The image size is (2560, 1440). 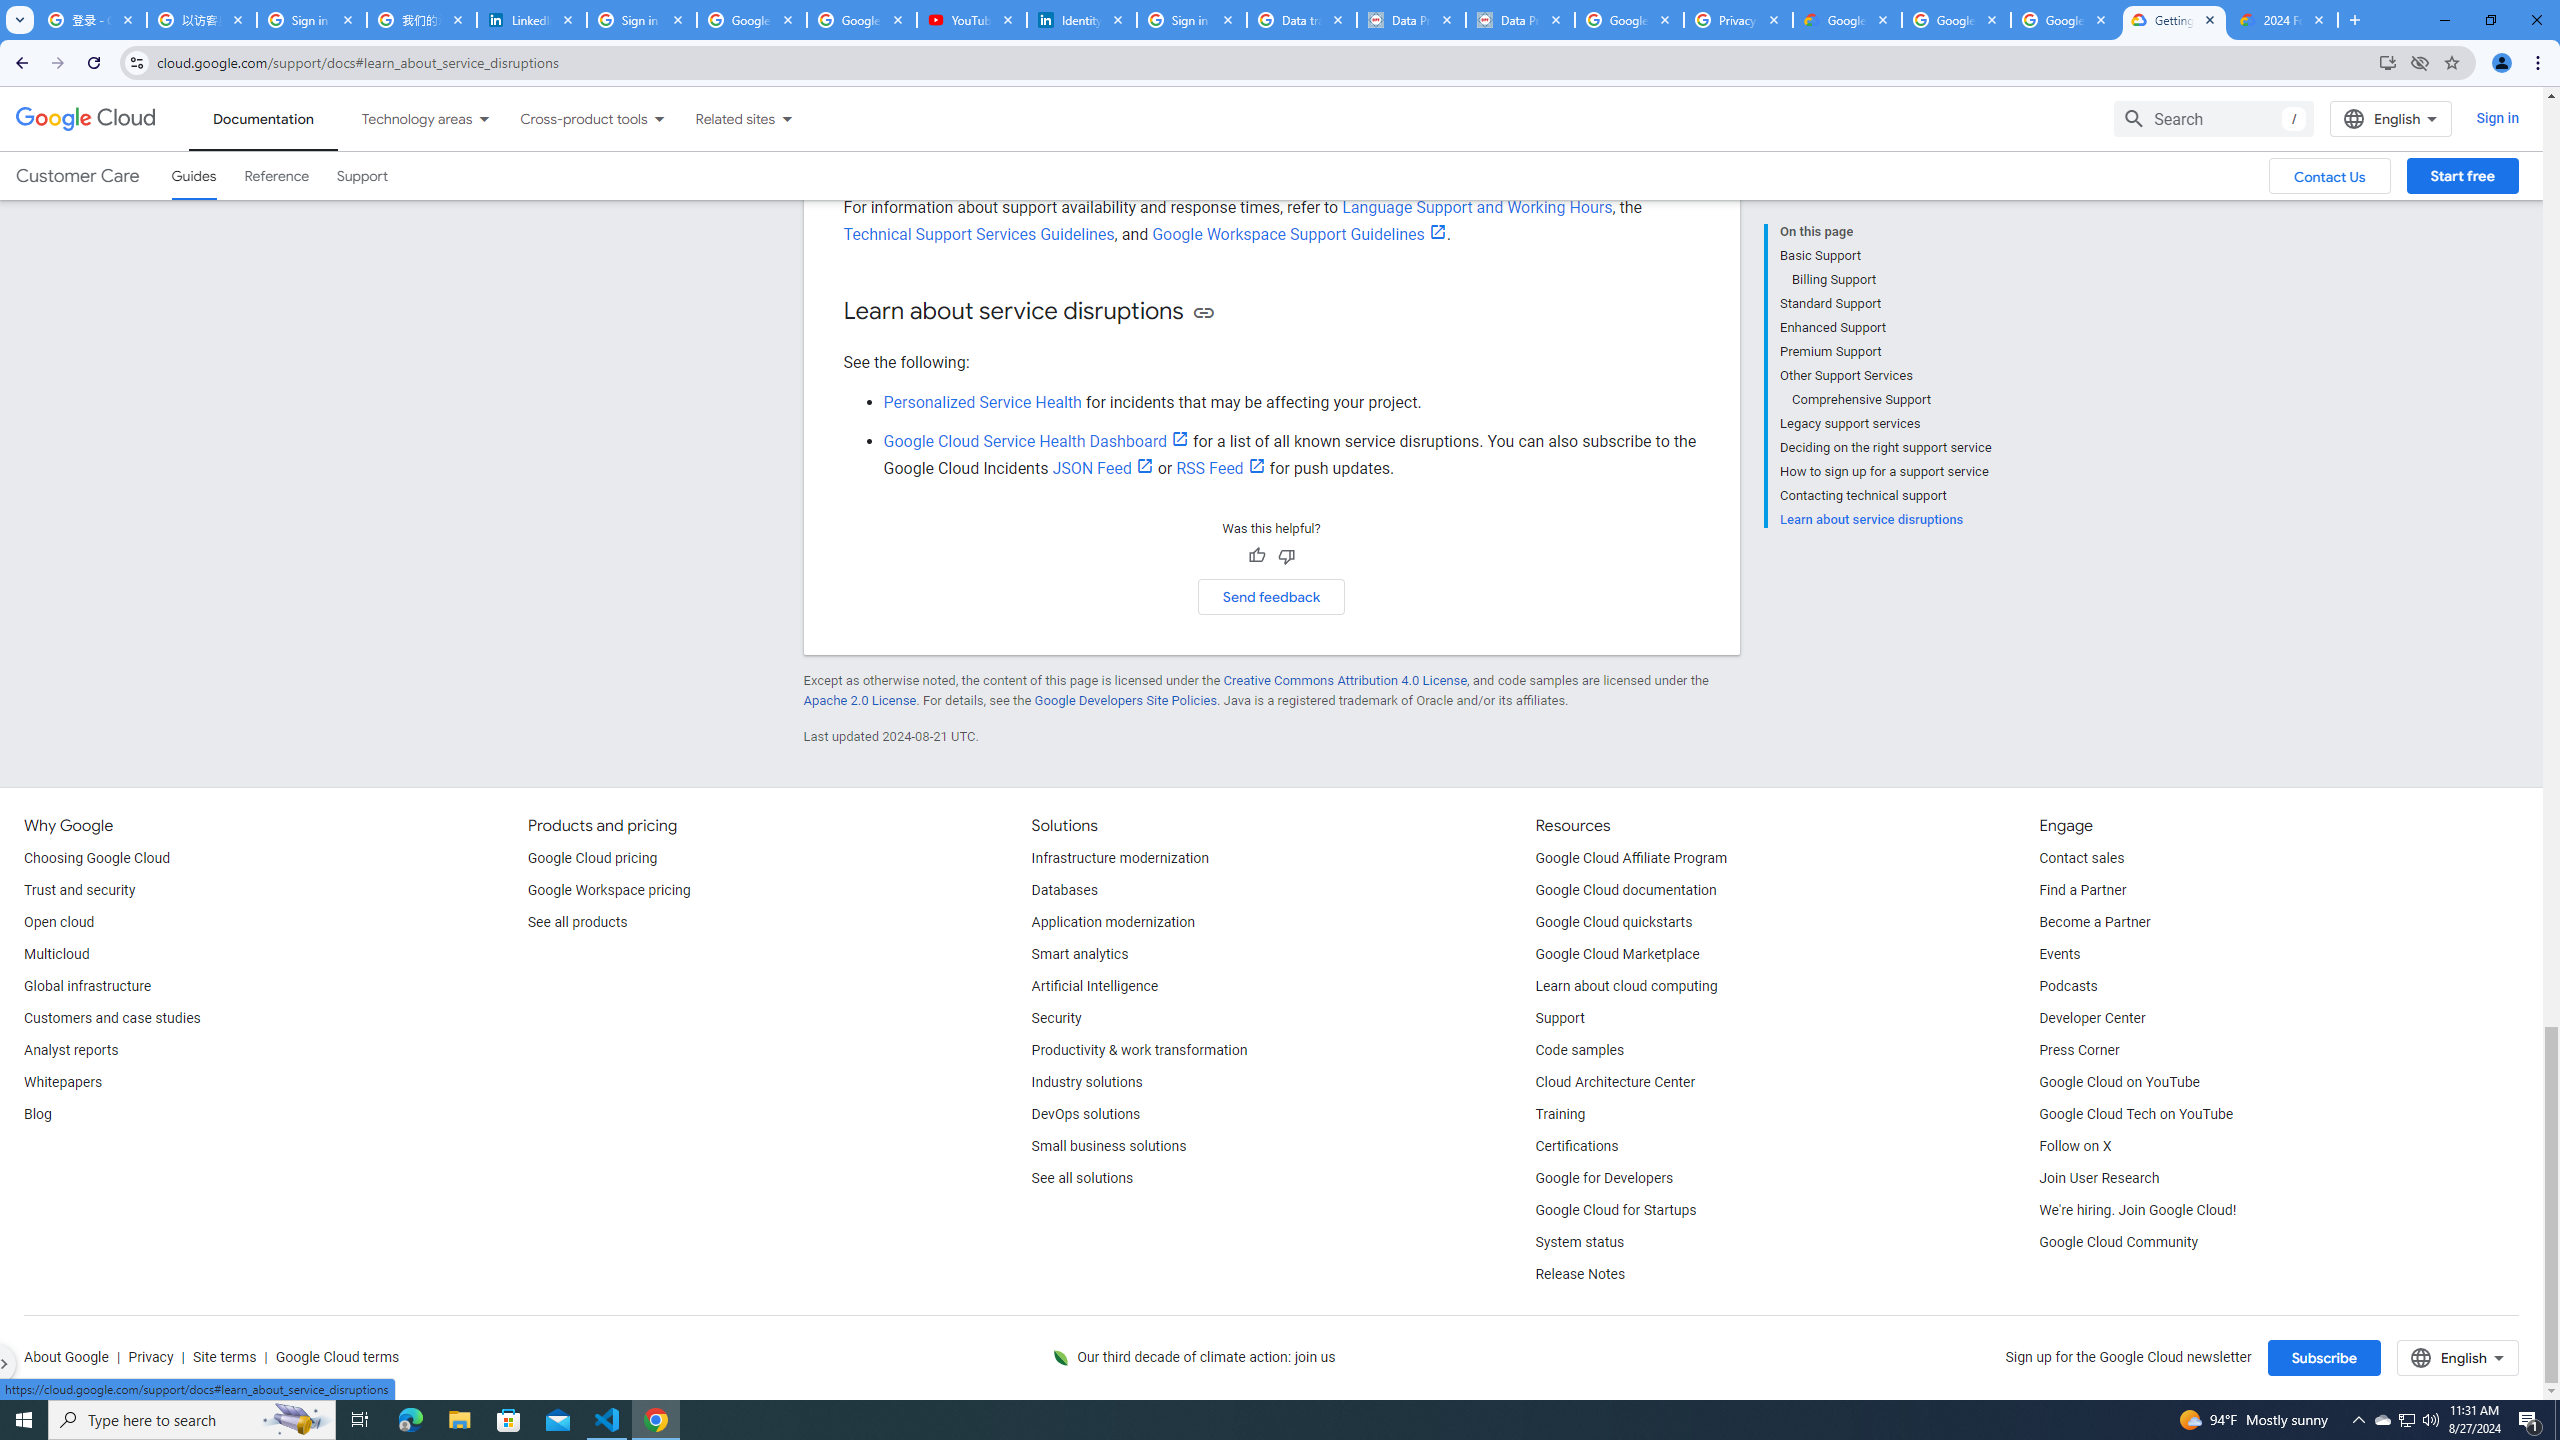 I want to click on 'Guides, selected', so click(x=192, y=176).